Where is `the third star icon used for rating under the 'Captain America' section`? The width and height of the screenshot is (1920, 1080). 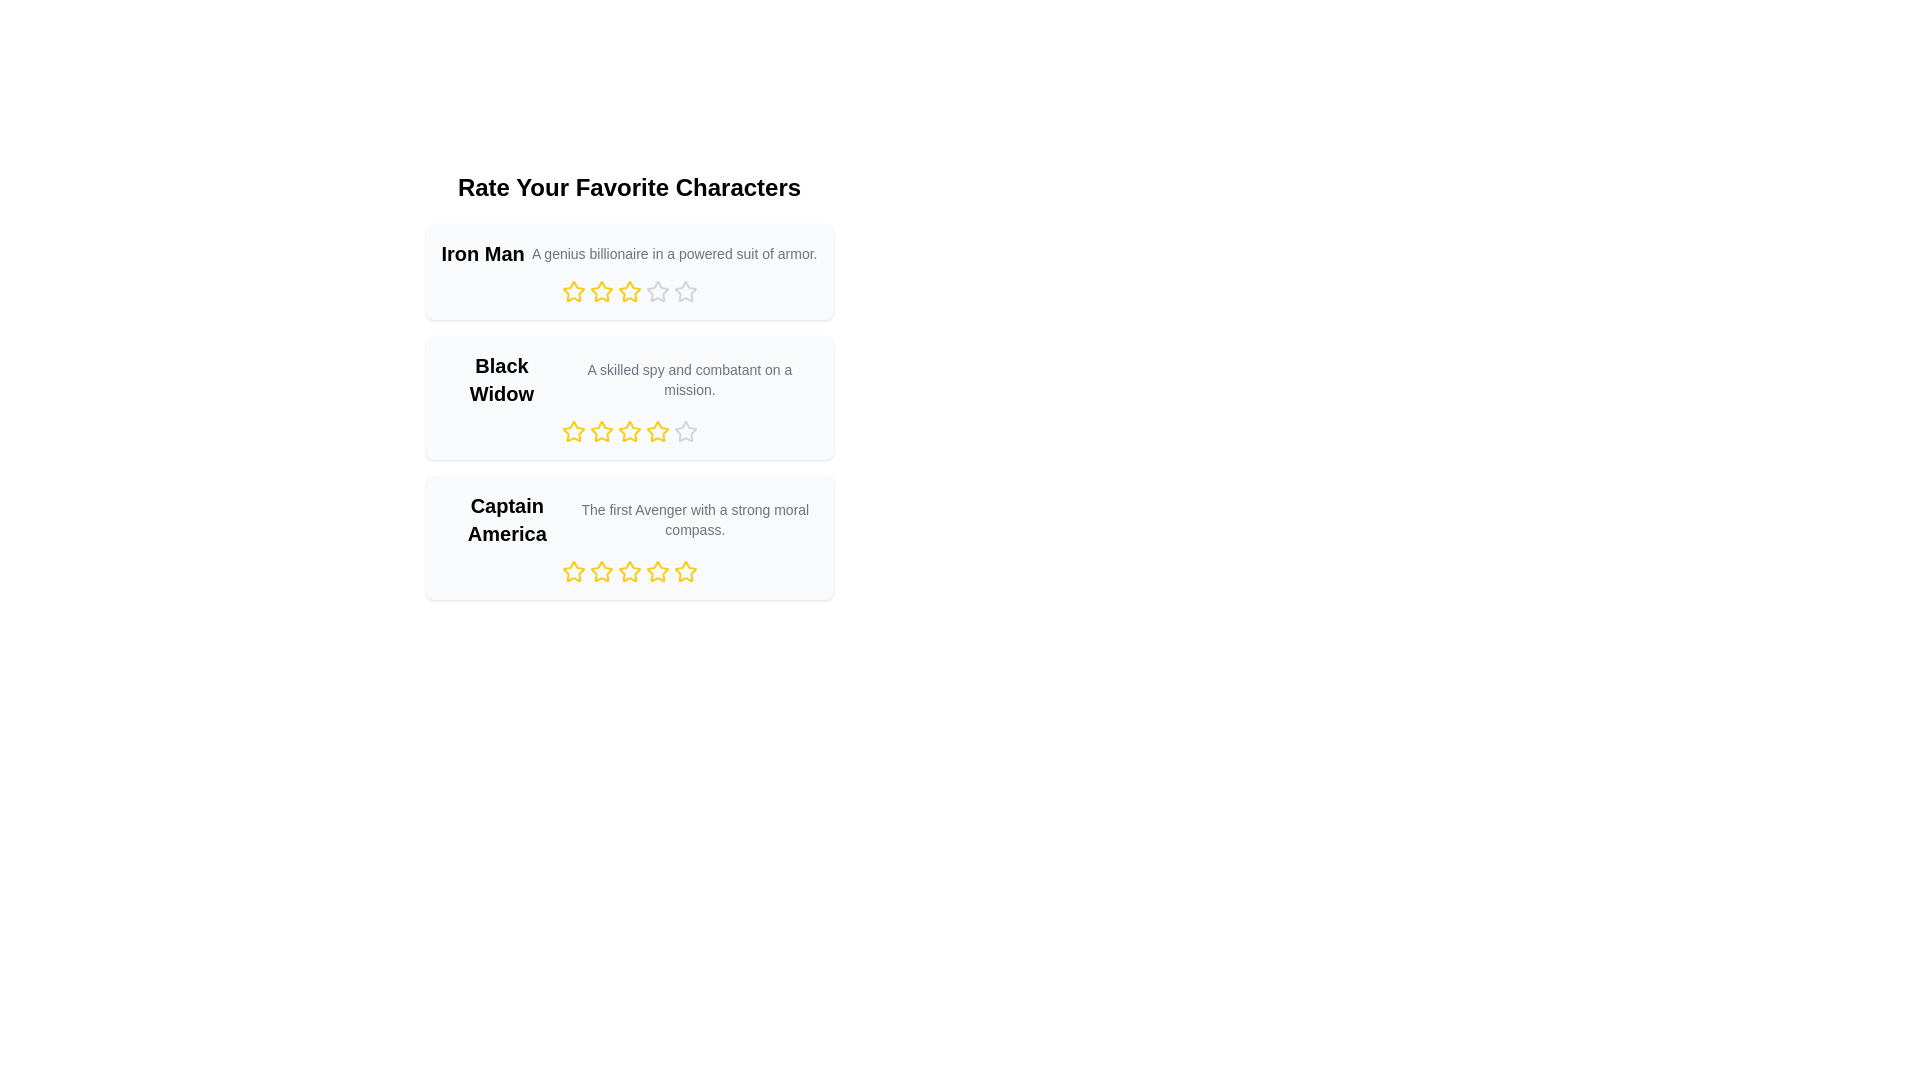 the third star icon used for rating under the 'Captain America' section is located at coordinates (628, 571).